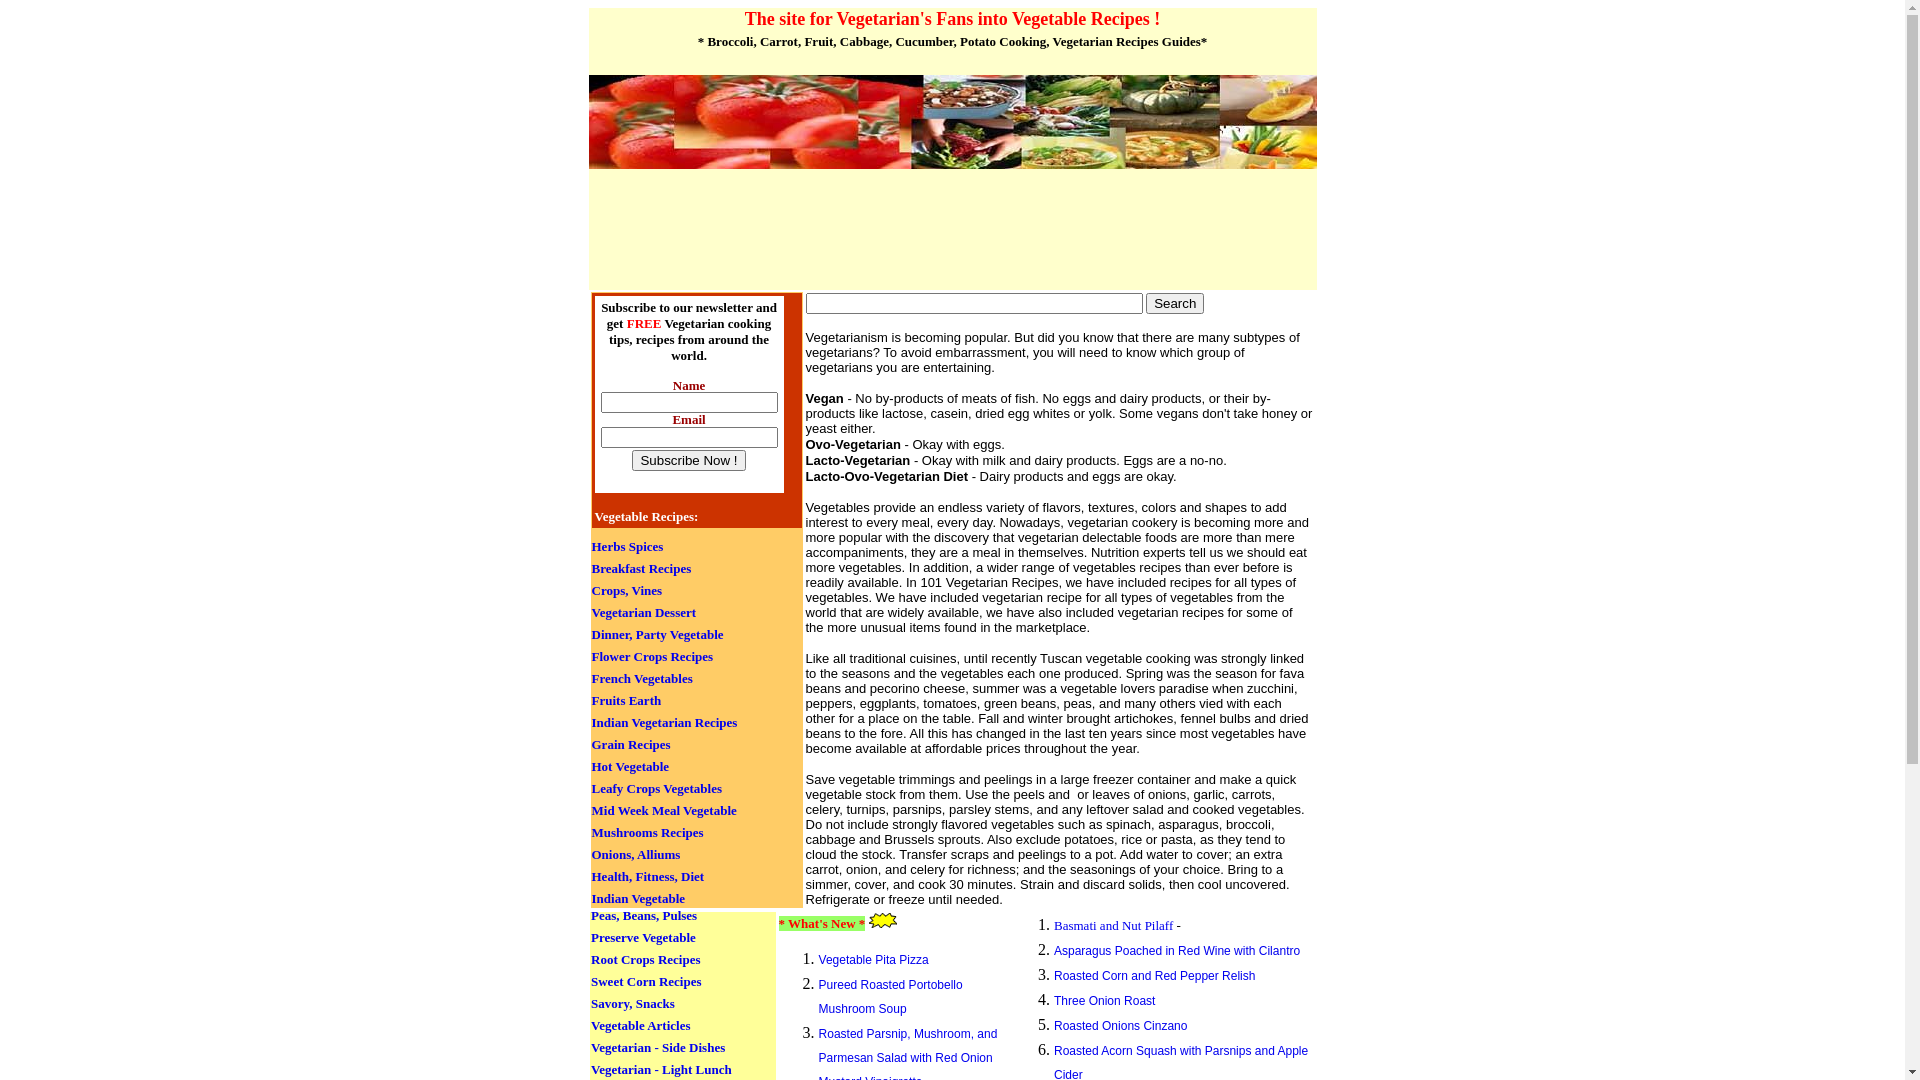 The width and height of the screenshot is (1920, 1080). What do you see at coordinates (652, 656) in the screenshot?
I see `'Flower Crops Recipes'` at bounding box center [652, 656].